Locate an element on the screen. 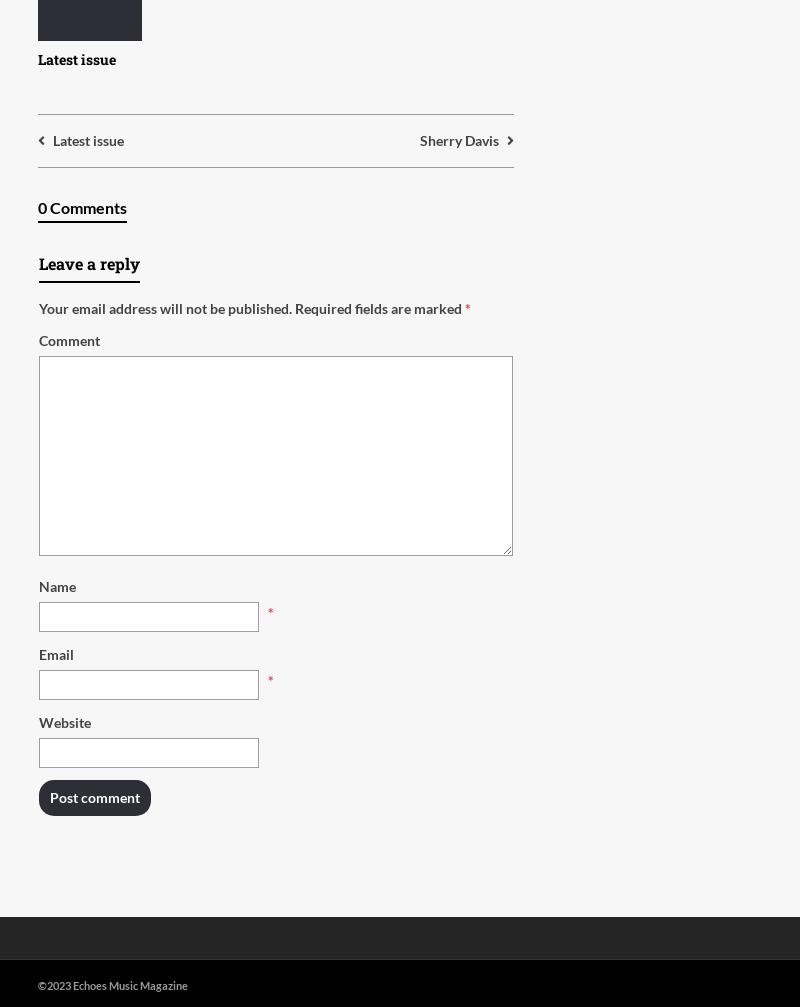  'Comment' is located at coordinates (69, 340).